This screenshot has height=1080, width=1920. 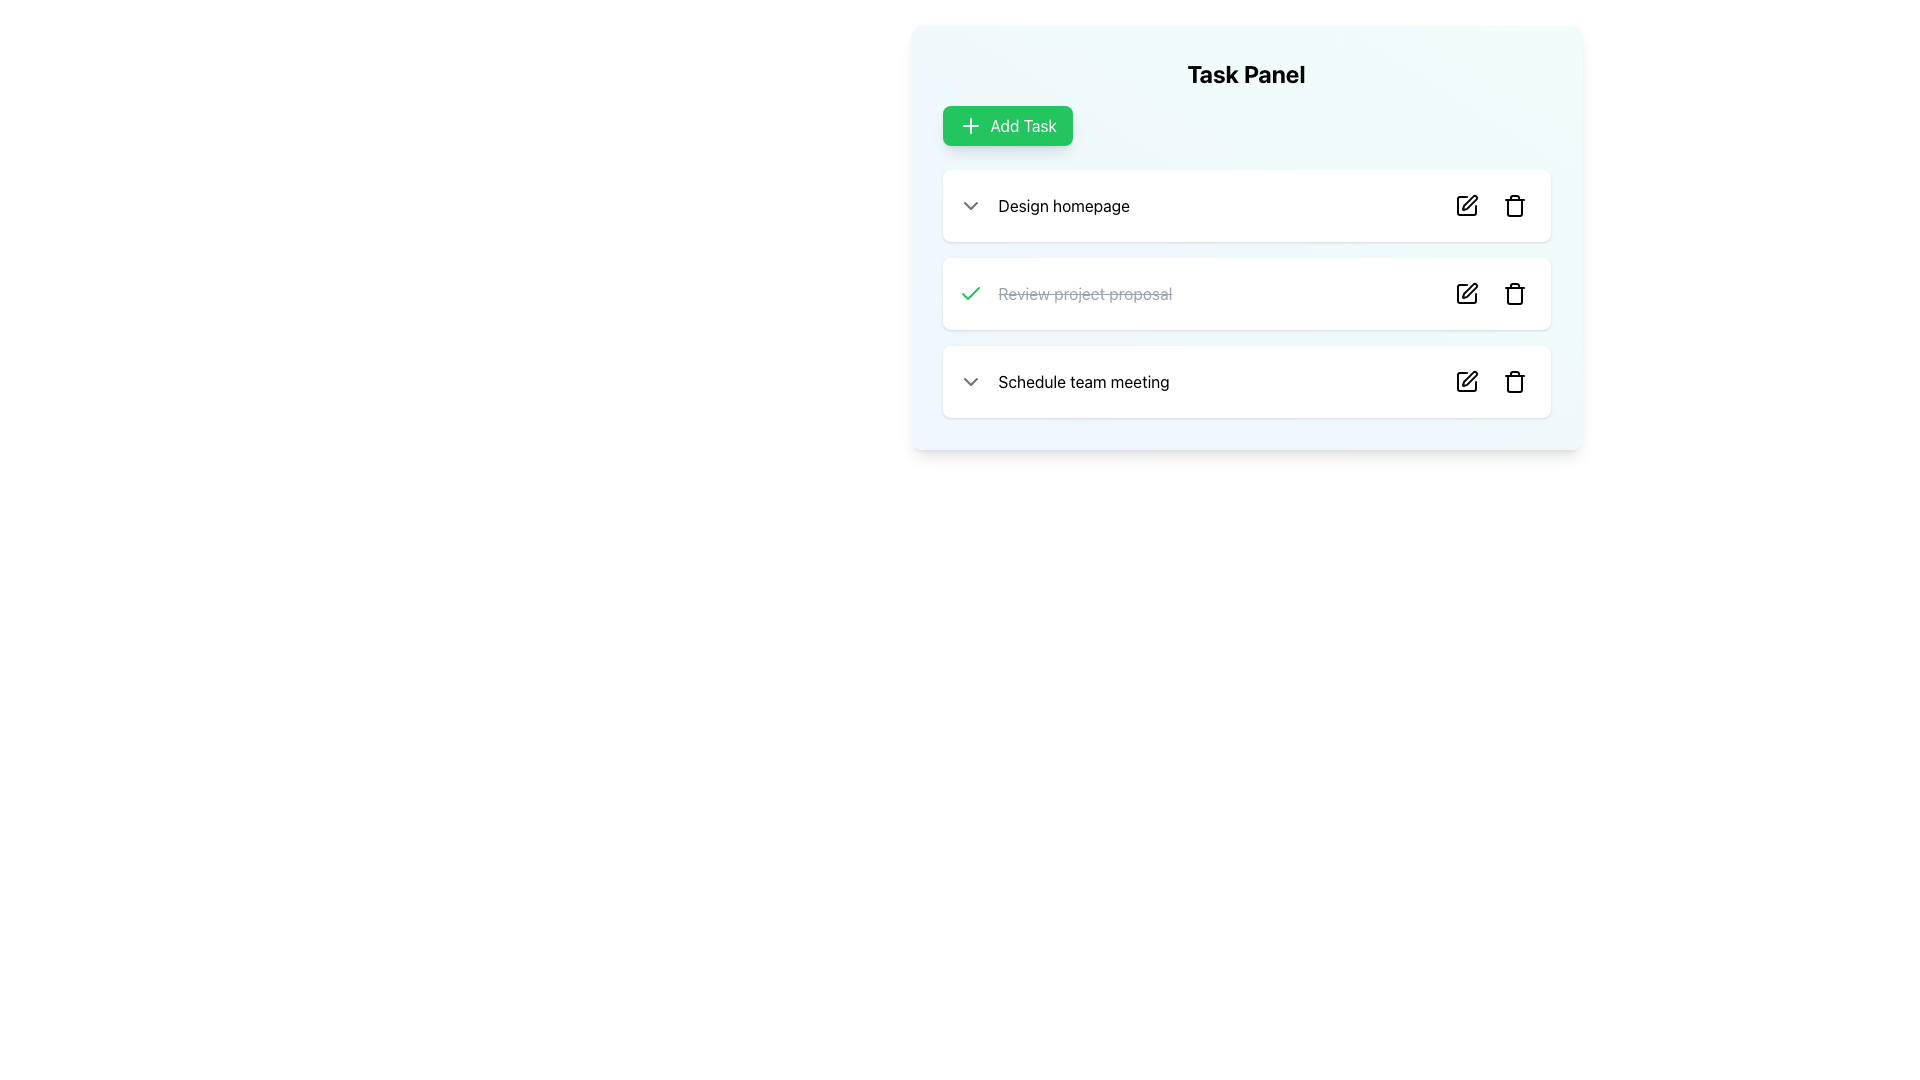 What do you see at coordinates (1466, 205) in the screenshot?
I see `the edit button icon located to the right of the task description for 'Design homepage' in the task list` at bounding box center [1466, 205].